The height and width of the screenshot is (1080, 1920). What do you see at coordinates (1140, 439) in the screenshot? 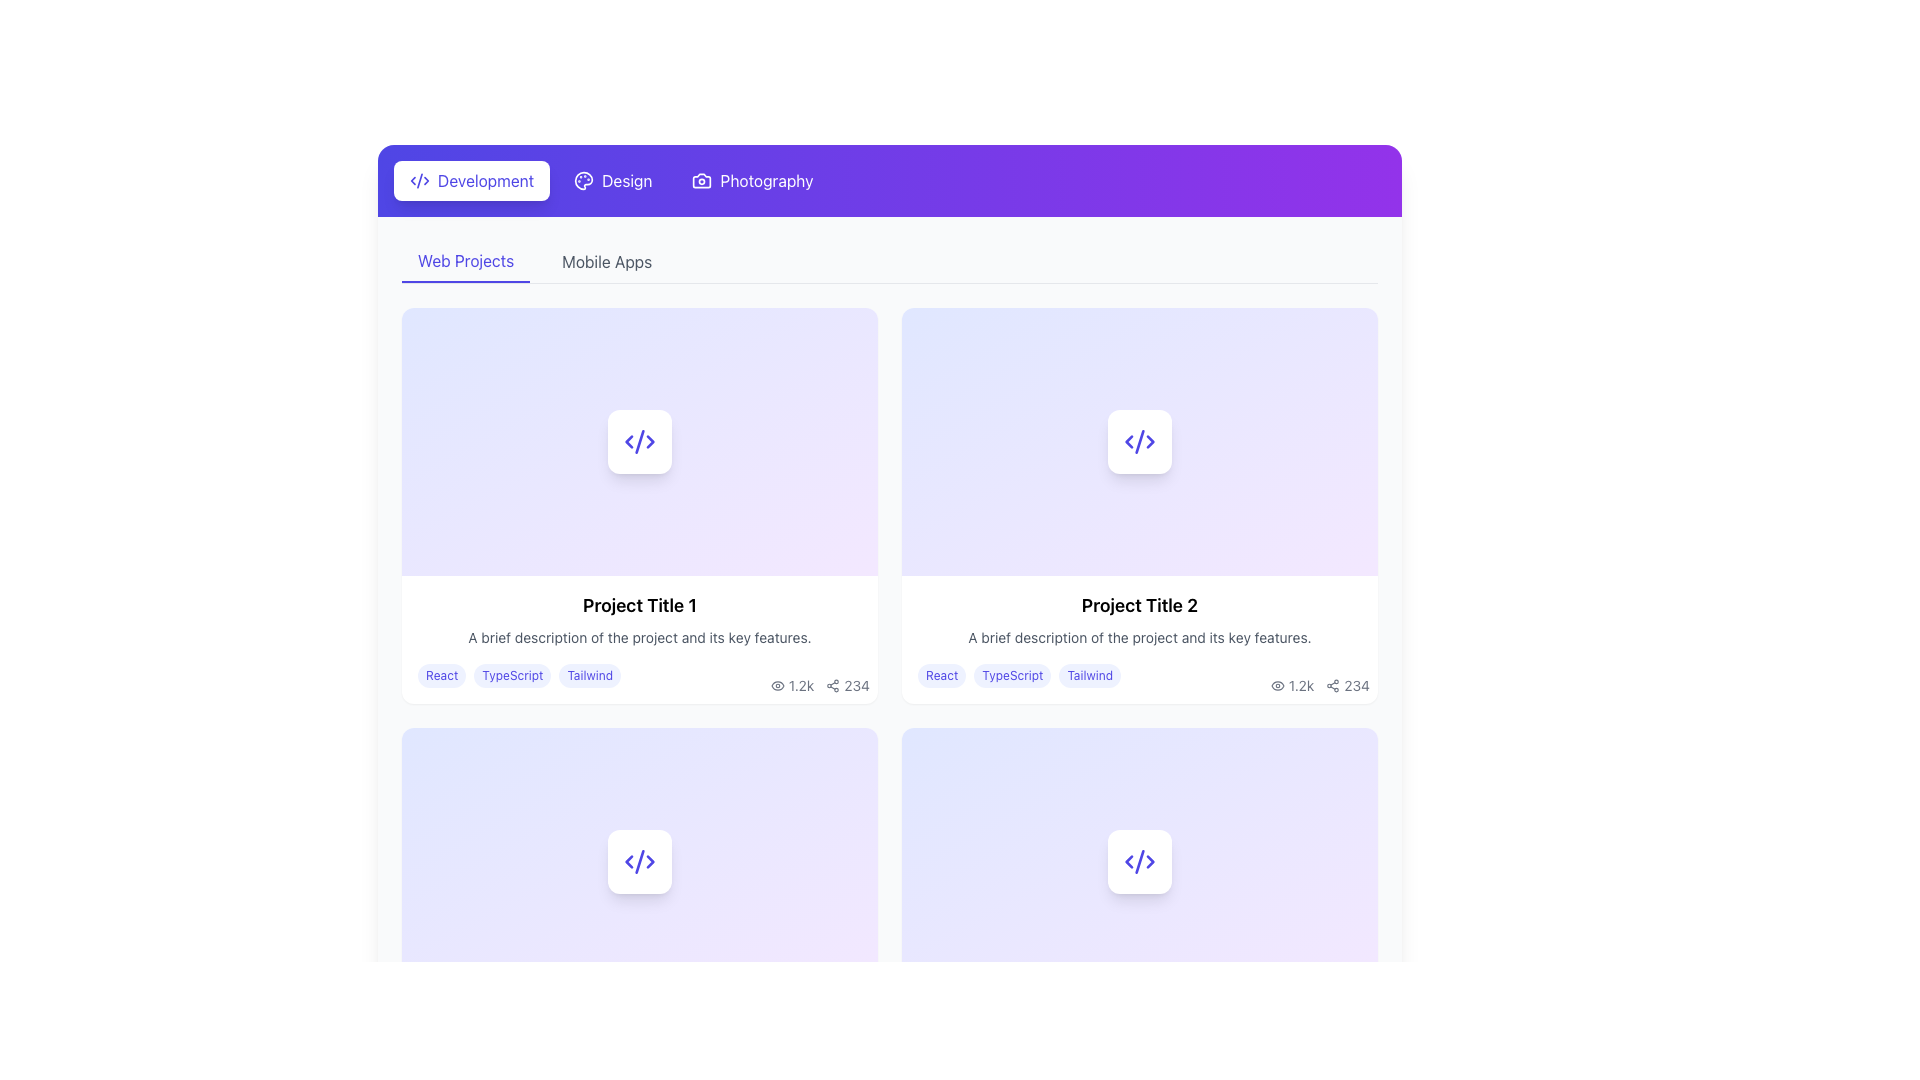
I see `the icon centered within the card labeled 'Project Title 2'` at bounding box center [1140, 439].